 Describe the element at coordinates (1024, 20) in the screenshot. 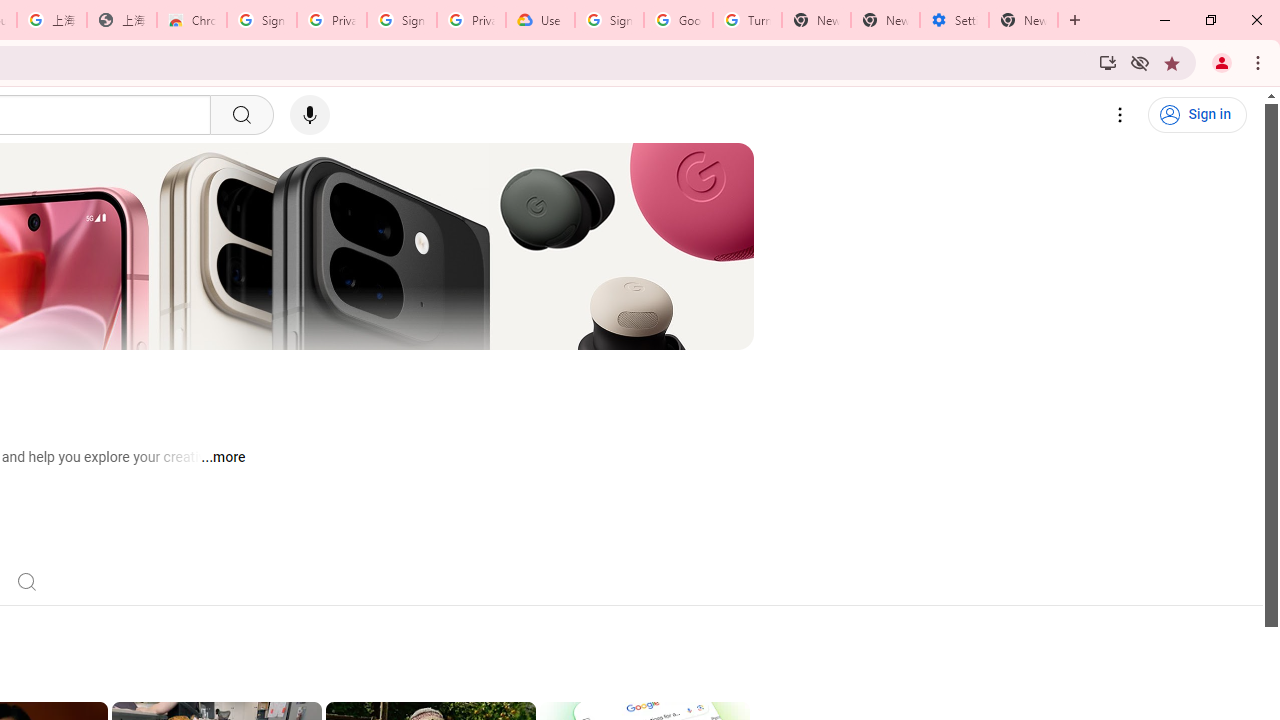

I see `'New Tab'` at that location.